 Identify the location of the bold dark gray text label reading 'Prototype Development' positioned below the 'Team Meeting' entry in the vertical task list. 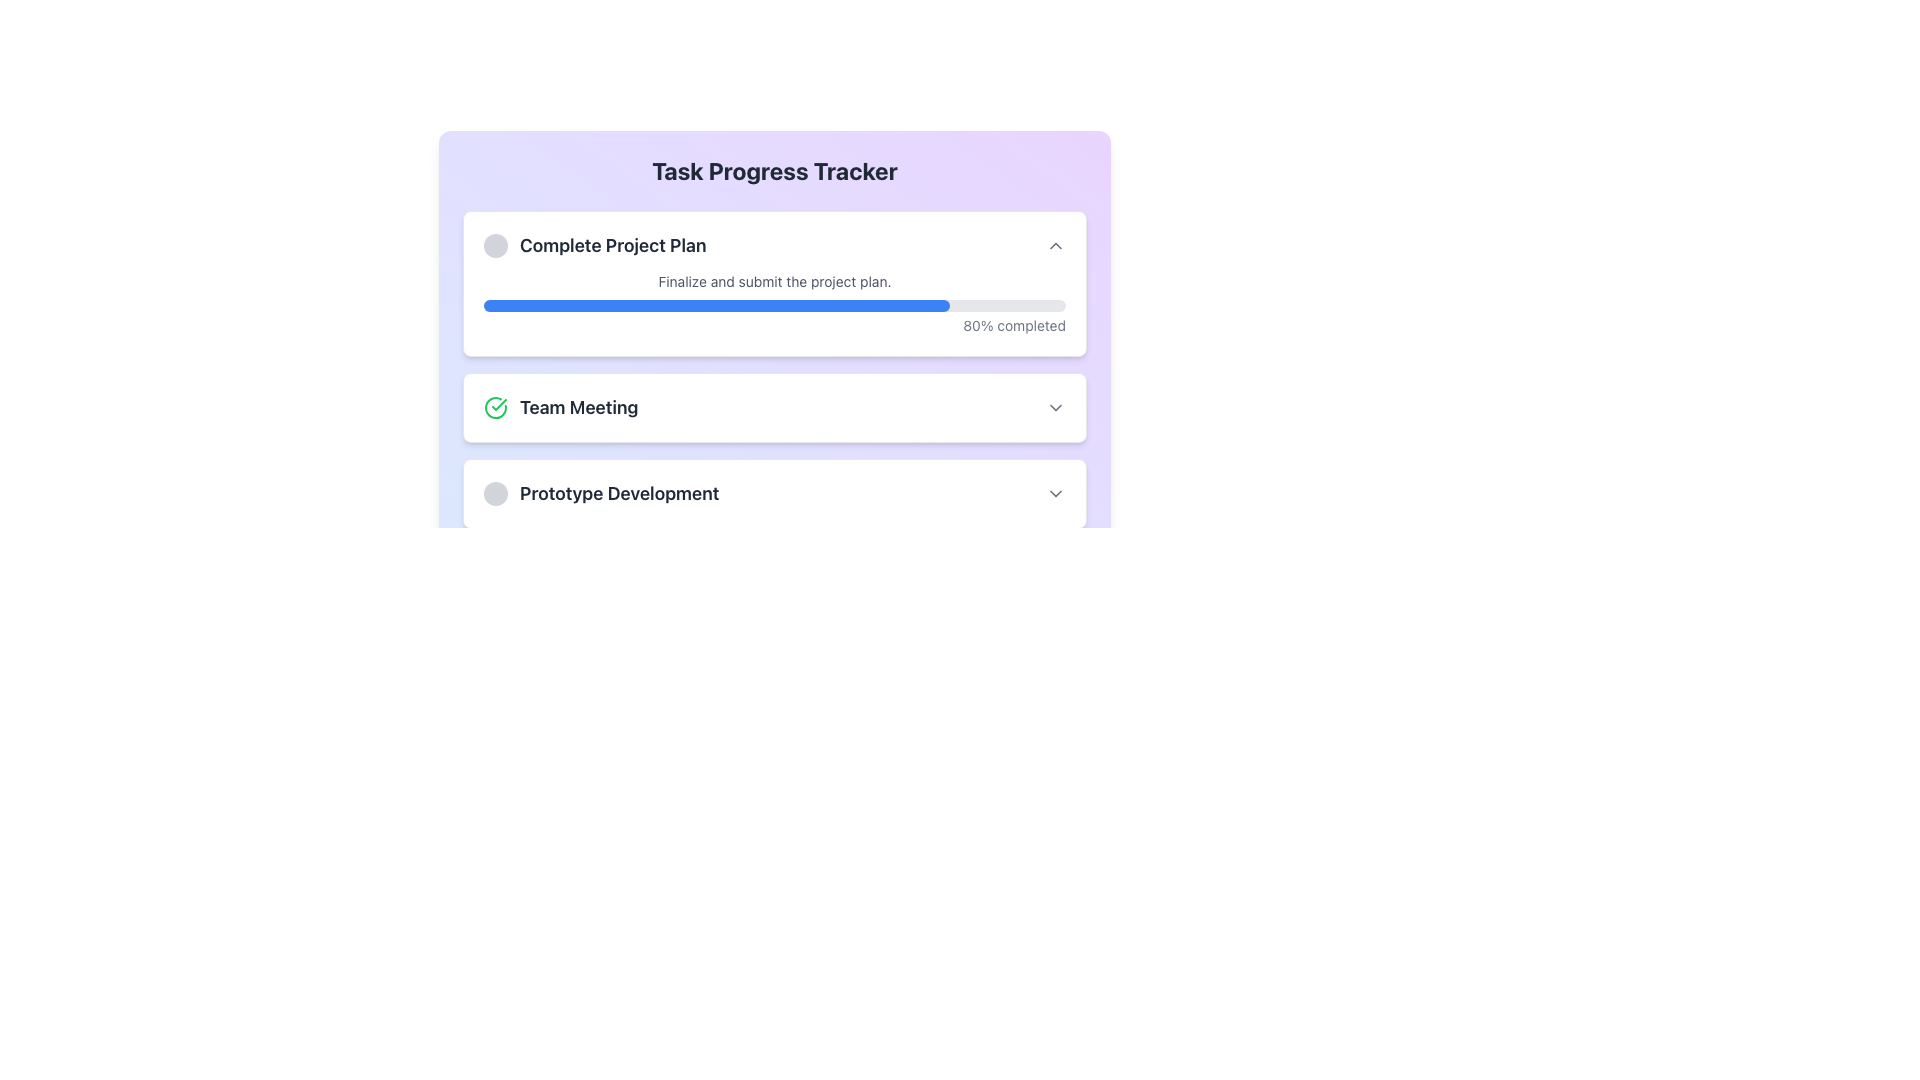
(618, 493).